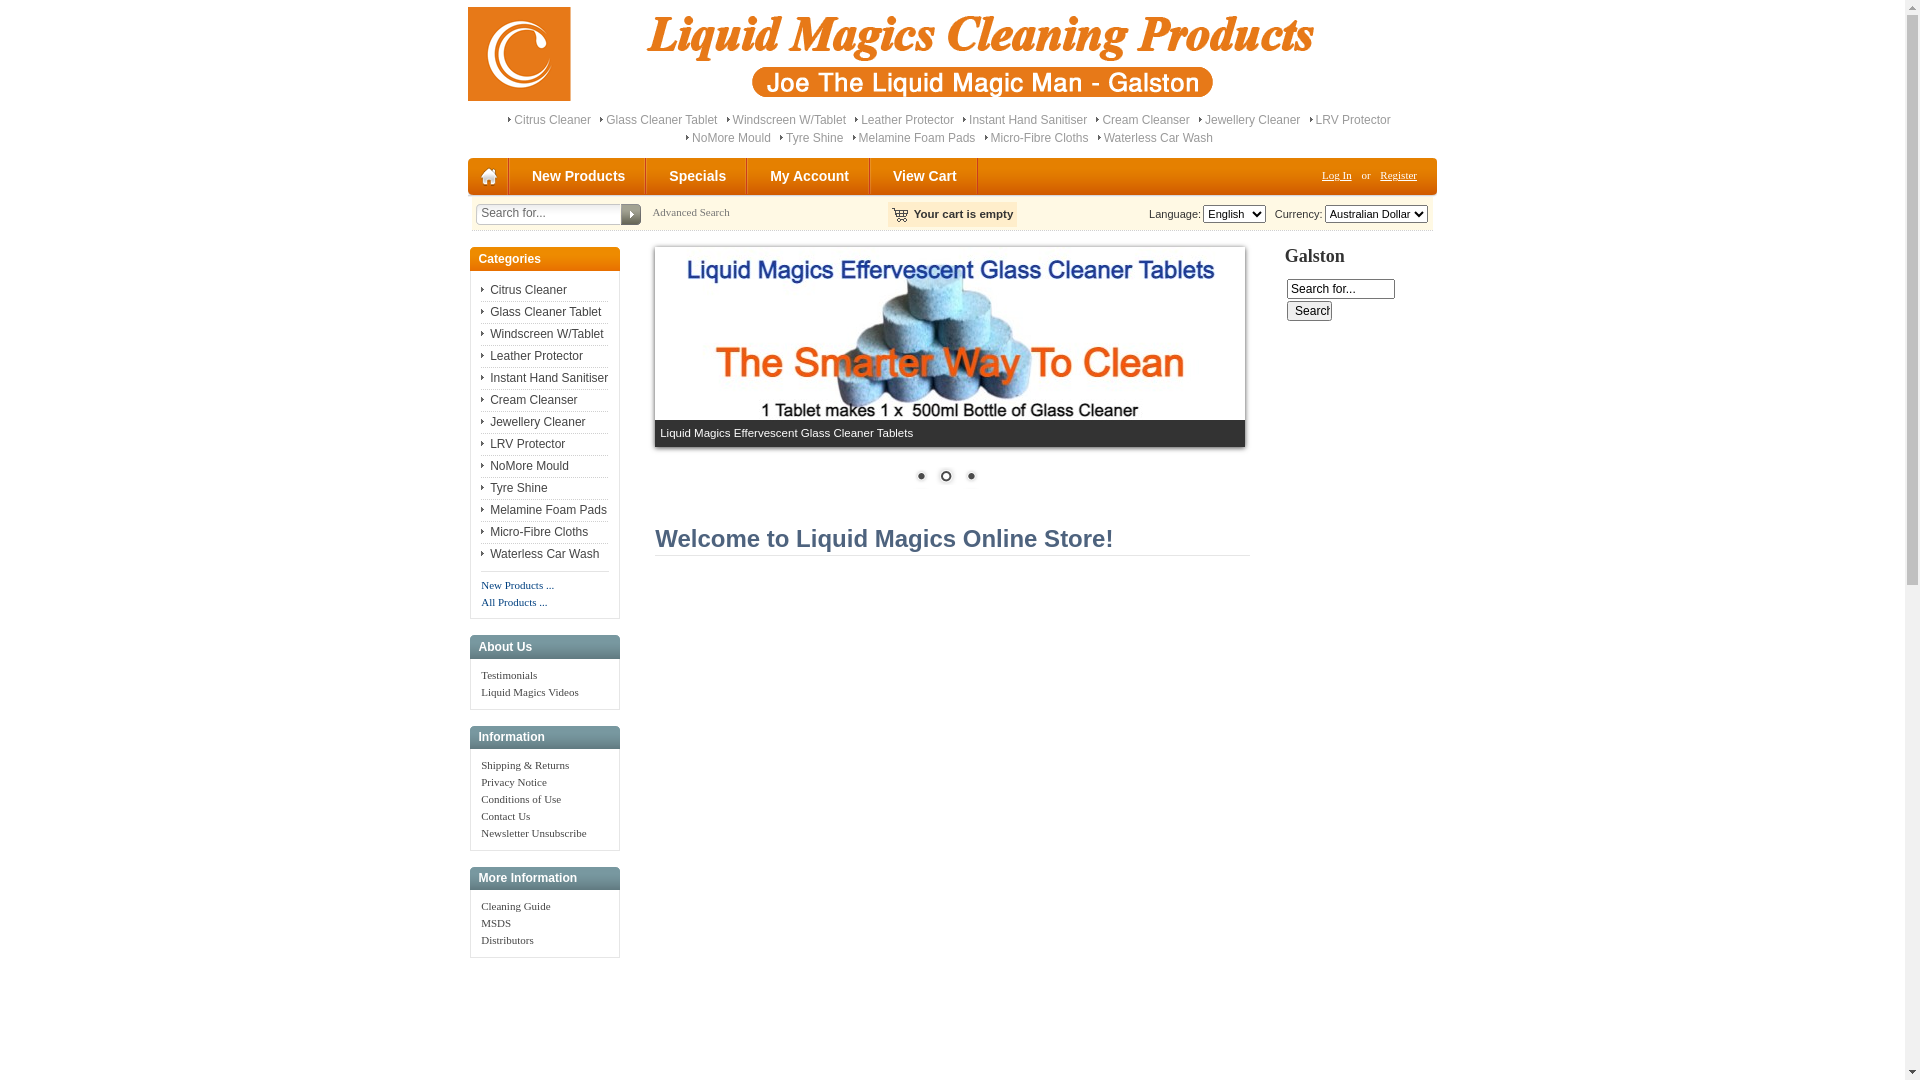 This screenshot has width=1920, height=1080. What do you see at coordinates (517, 585) in the screenshot?
I see `'New Products ...'` at bounding box center [517, 585].